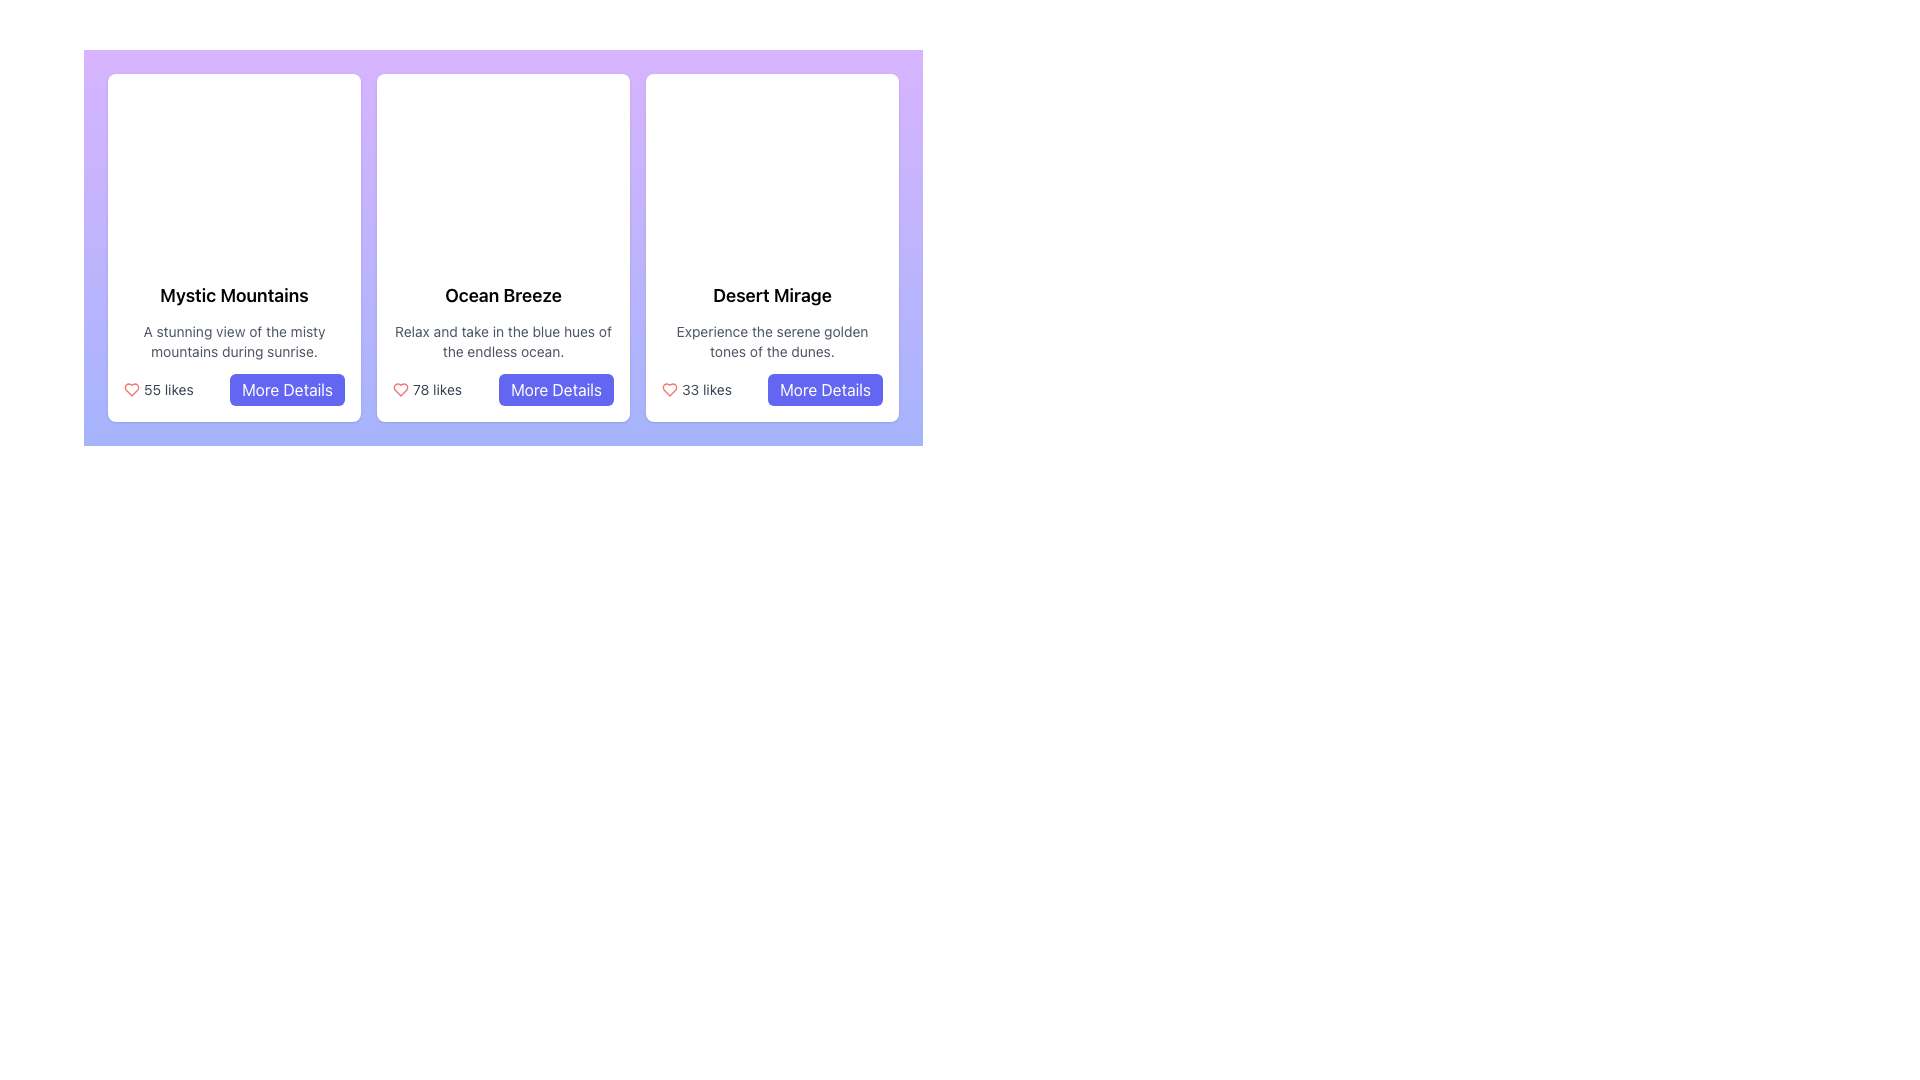  Describe the element at coordinates (426, 389) in the screenshot. I see `the '78 likes' informational label with a red heart icon, located in the second card of a horizontally aligned list of cards, positioned above the 'More Details' button` at that location.